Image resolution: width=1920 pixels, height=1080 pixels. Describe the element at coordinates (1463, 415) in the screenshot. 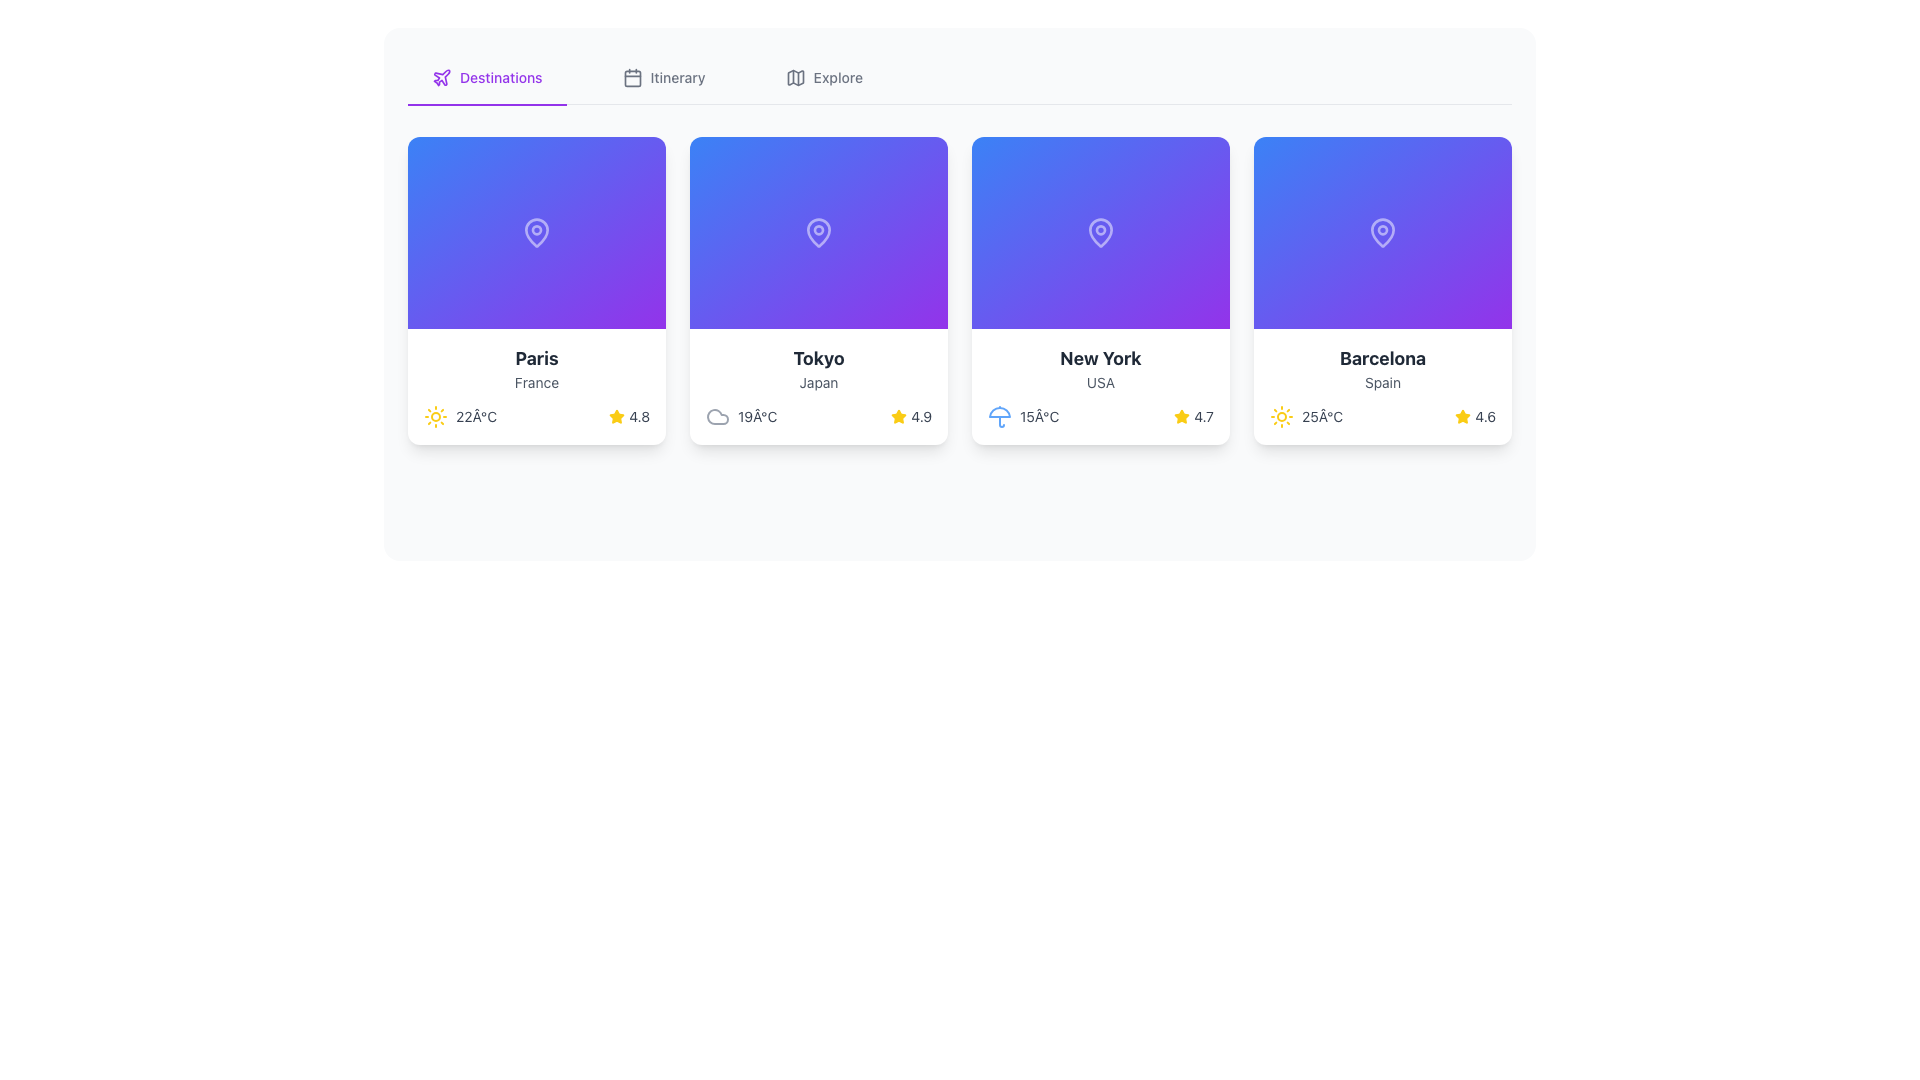

I see `the yellow star icon associated with the rating score of 4.6 located in the content card for the 'Barcelona' item` at that location.